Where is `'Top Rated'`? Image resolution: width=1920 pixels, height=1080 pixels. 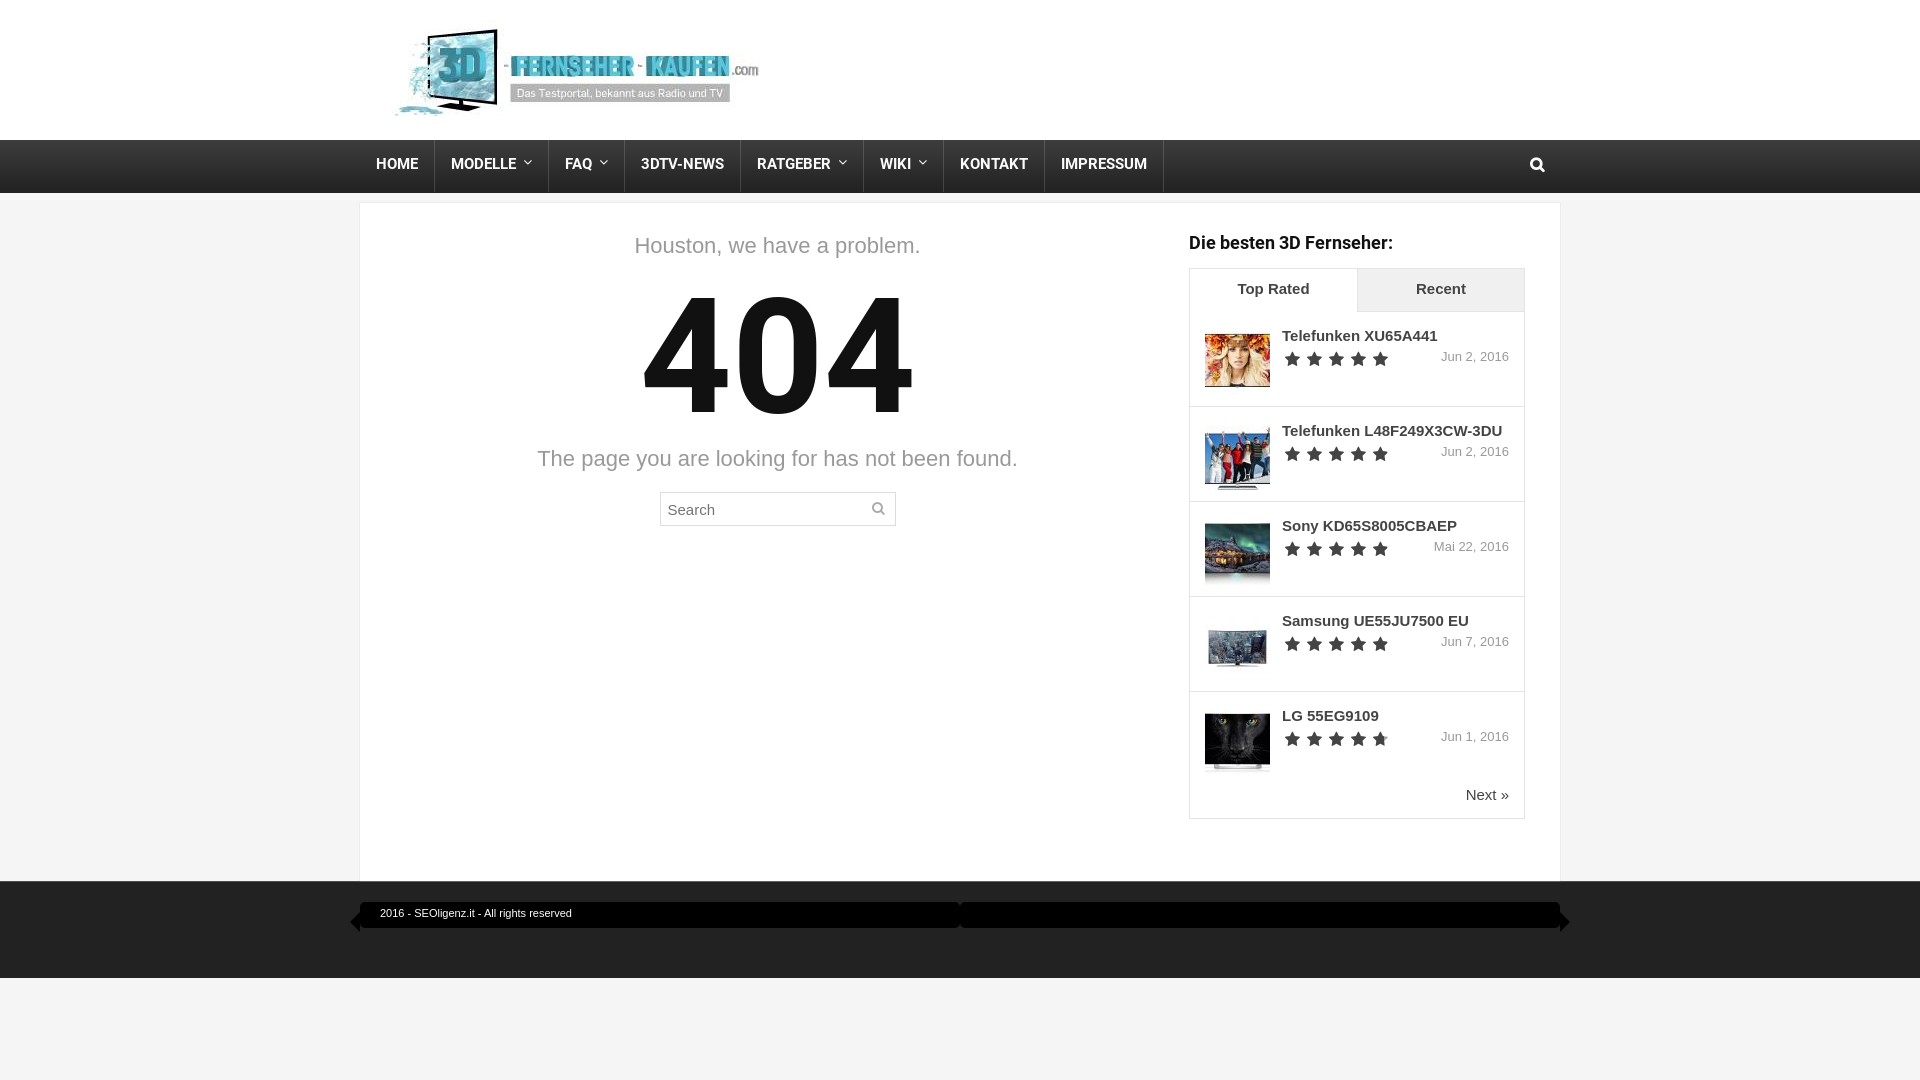
'Top Rated' is located at coordinates (1272, 290).